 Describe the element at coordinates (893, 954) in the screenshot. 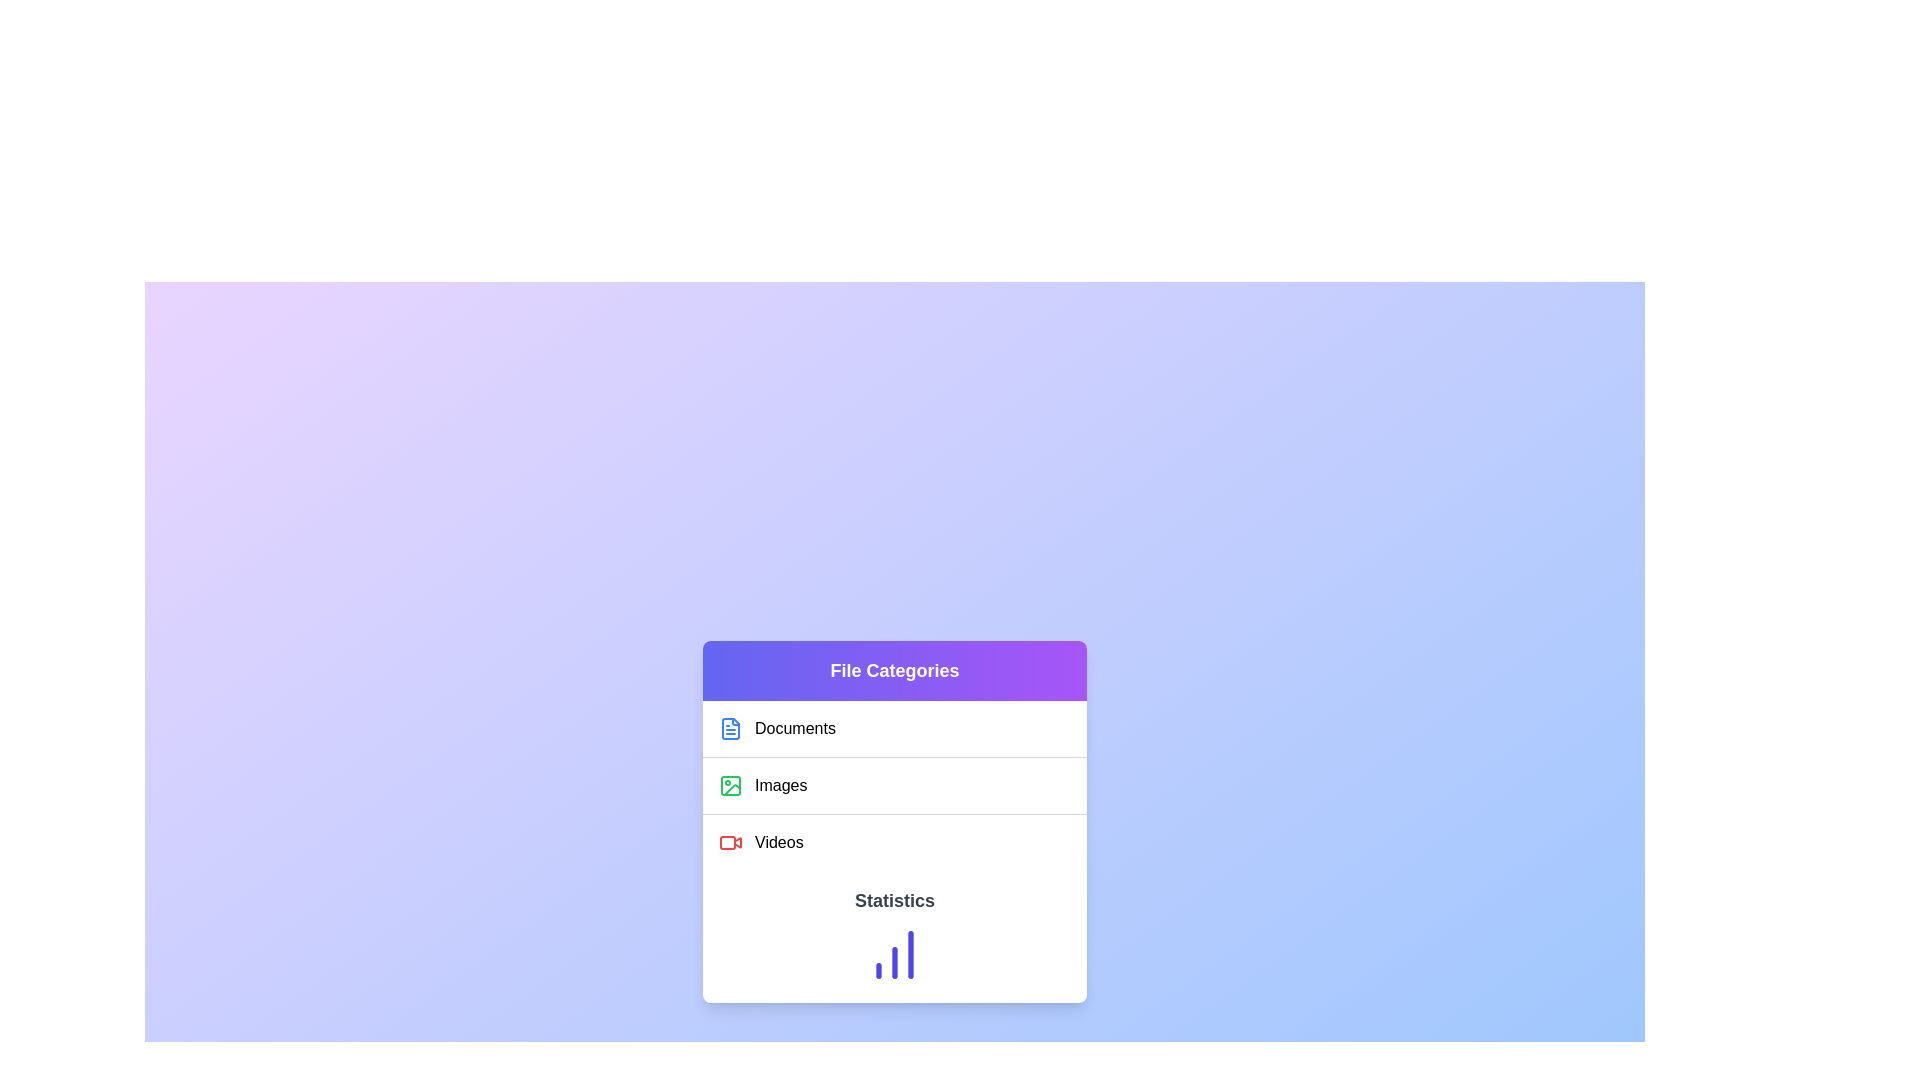

I see `the chart in the 'Statistics' section by moving the cursor to its center` at that location.